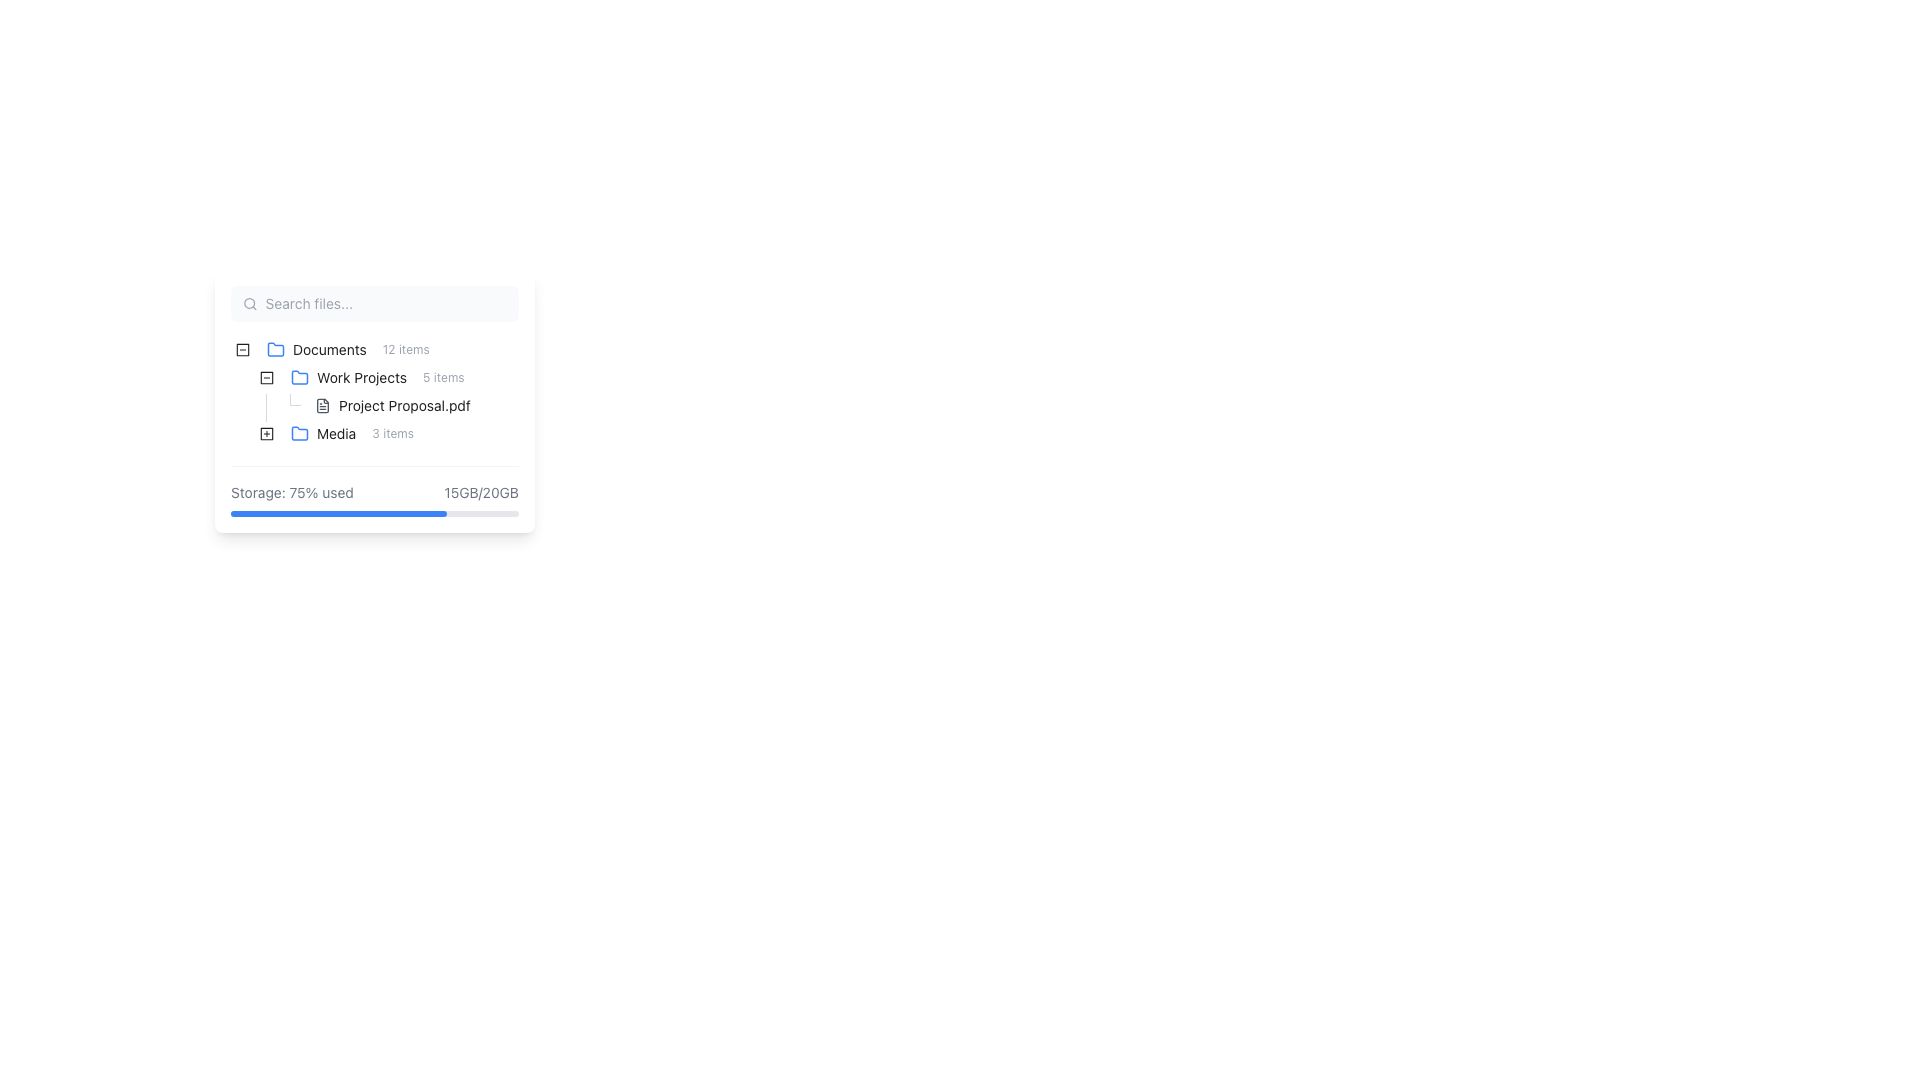 This screenshot has height=1080, width=1920. What do you see at coordinates (322, 405) in the screenshot?
I see `the document icon that resembles a minimalist outline design, located to the left of the text 'Project Proposal.pdf' within the 'Work Projects' folder` at bounding box center [322, 405].